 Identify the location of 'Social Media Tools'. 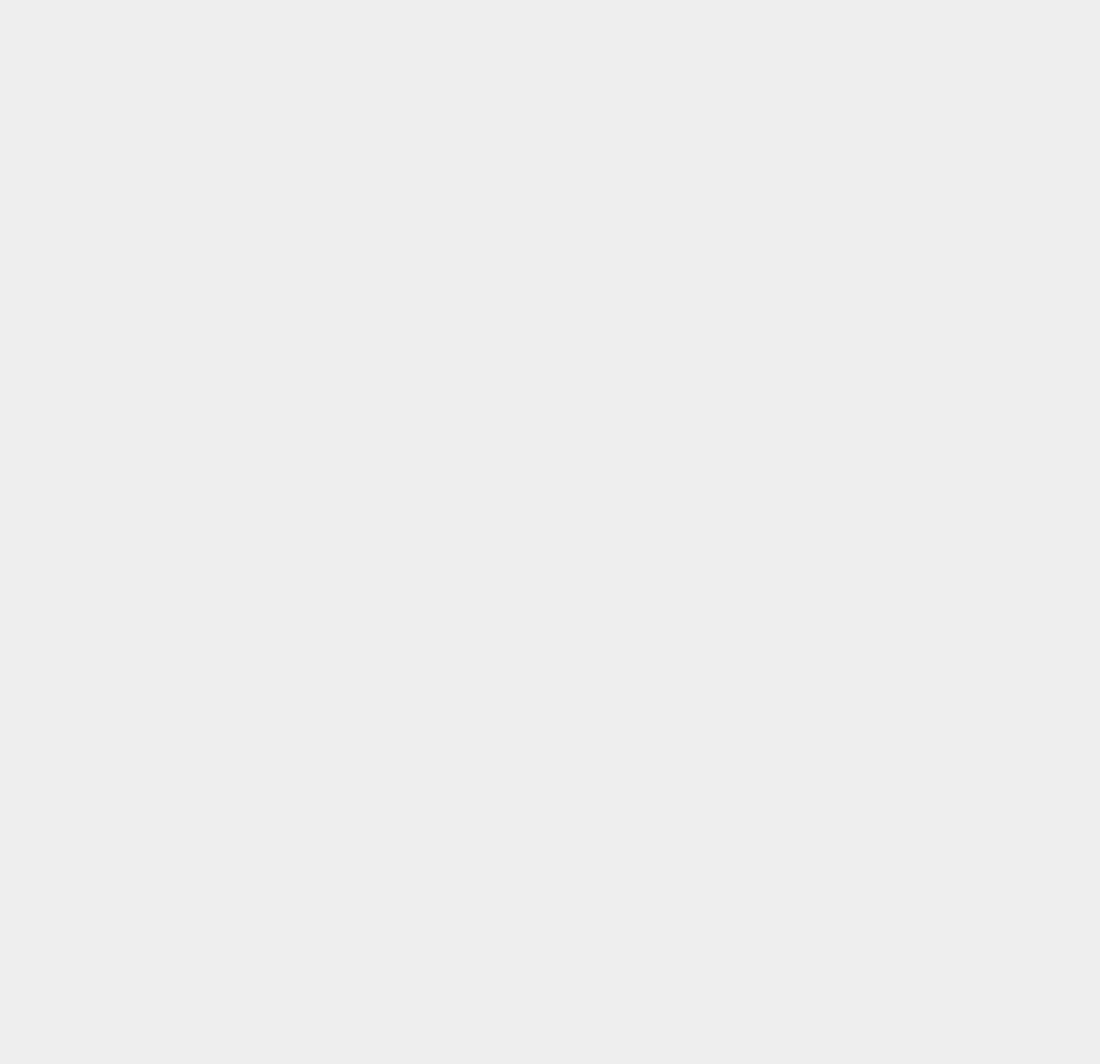
(834, 317).